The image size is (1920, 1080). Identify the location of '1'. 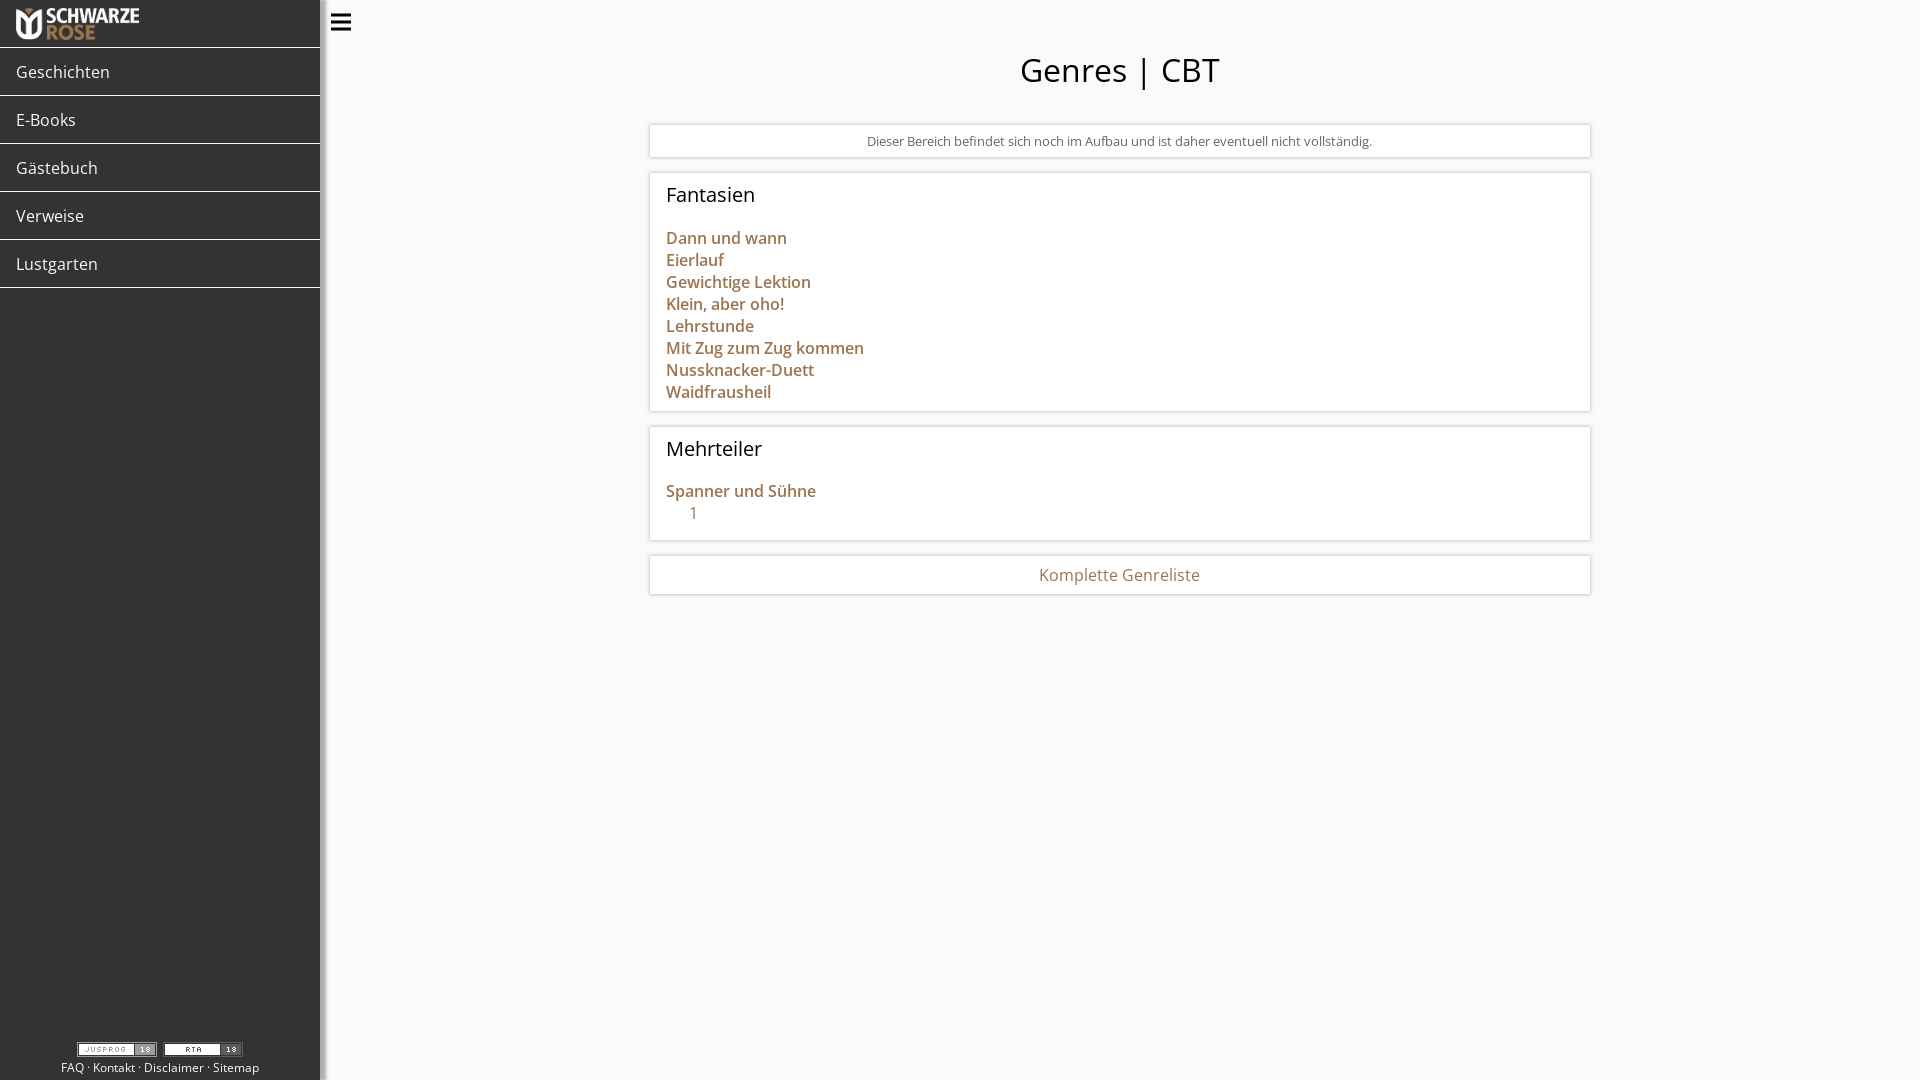
(681, 515).